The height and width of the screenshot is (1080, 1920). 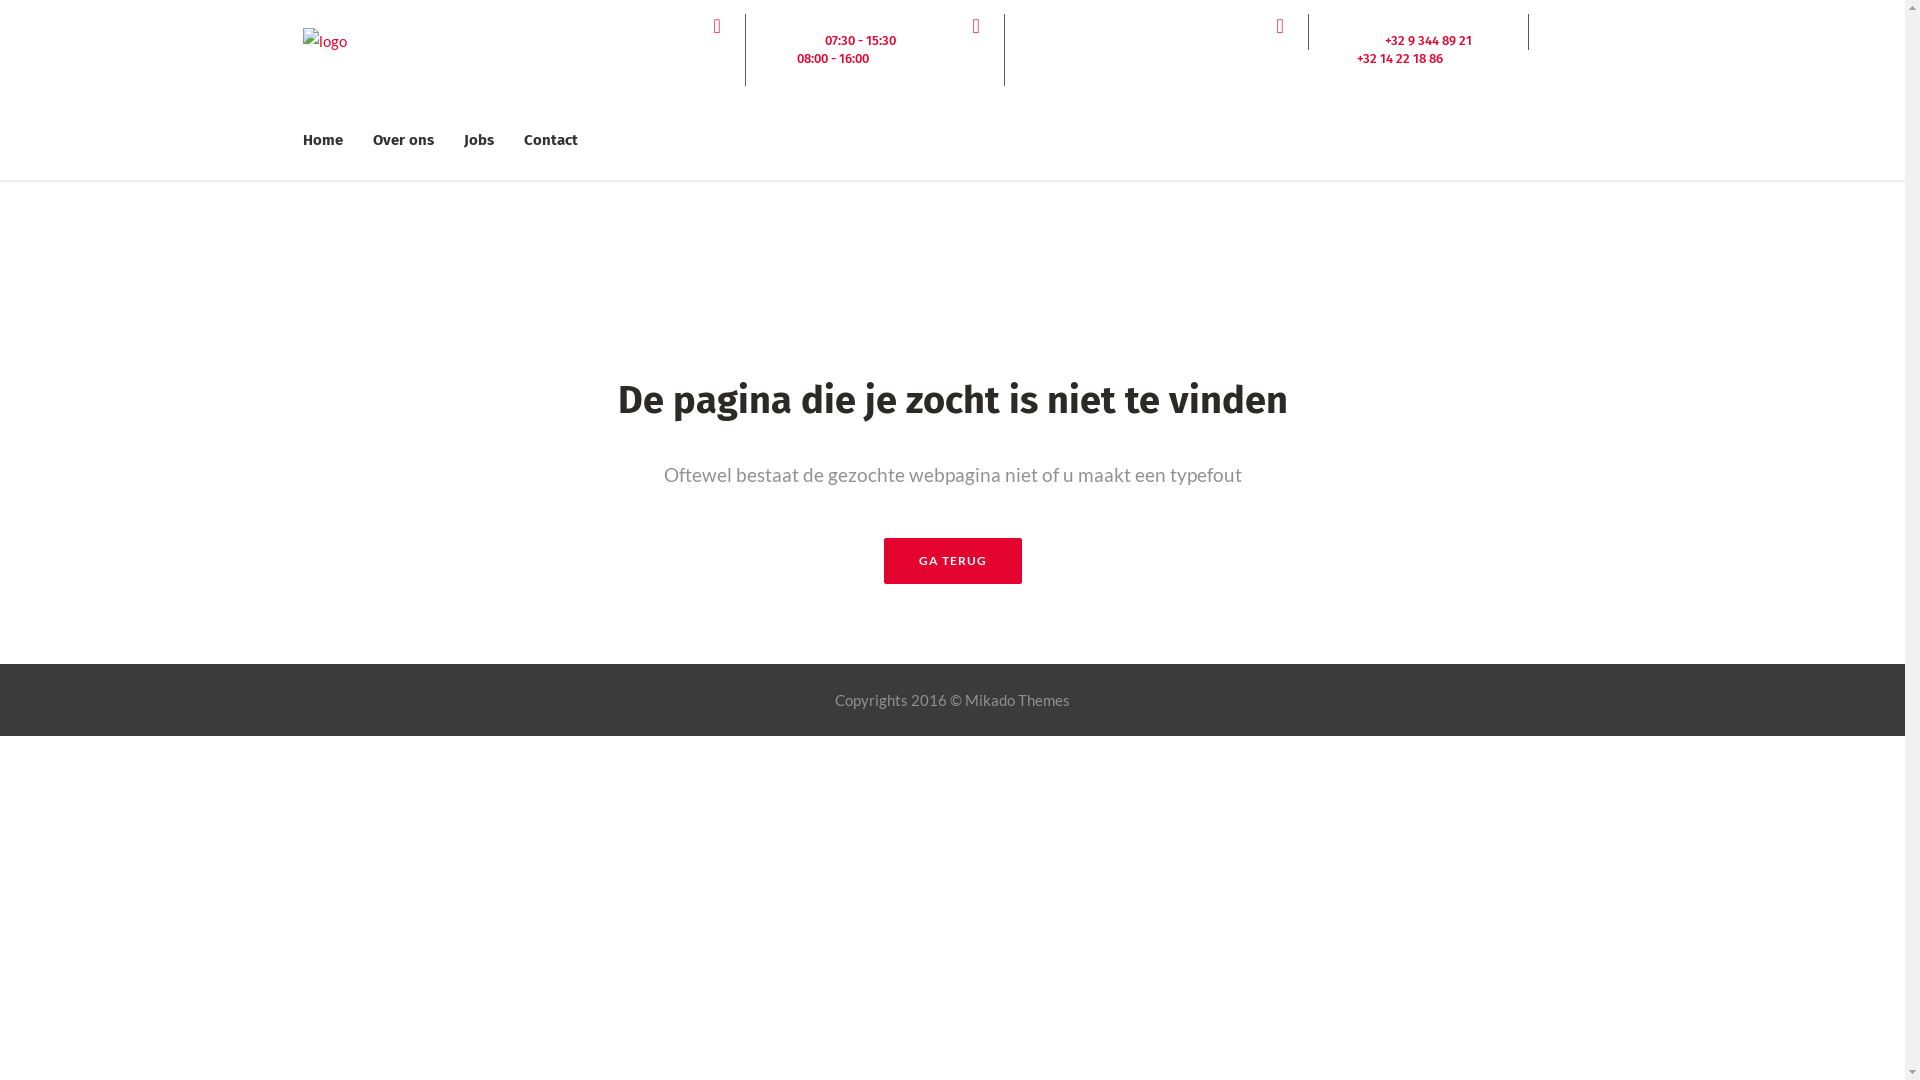 What do you see at coordinates (402, 138) in the screenshot?
I see `'Over ons'` at bounding box center [402, 138].